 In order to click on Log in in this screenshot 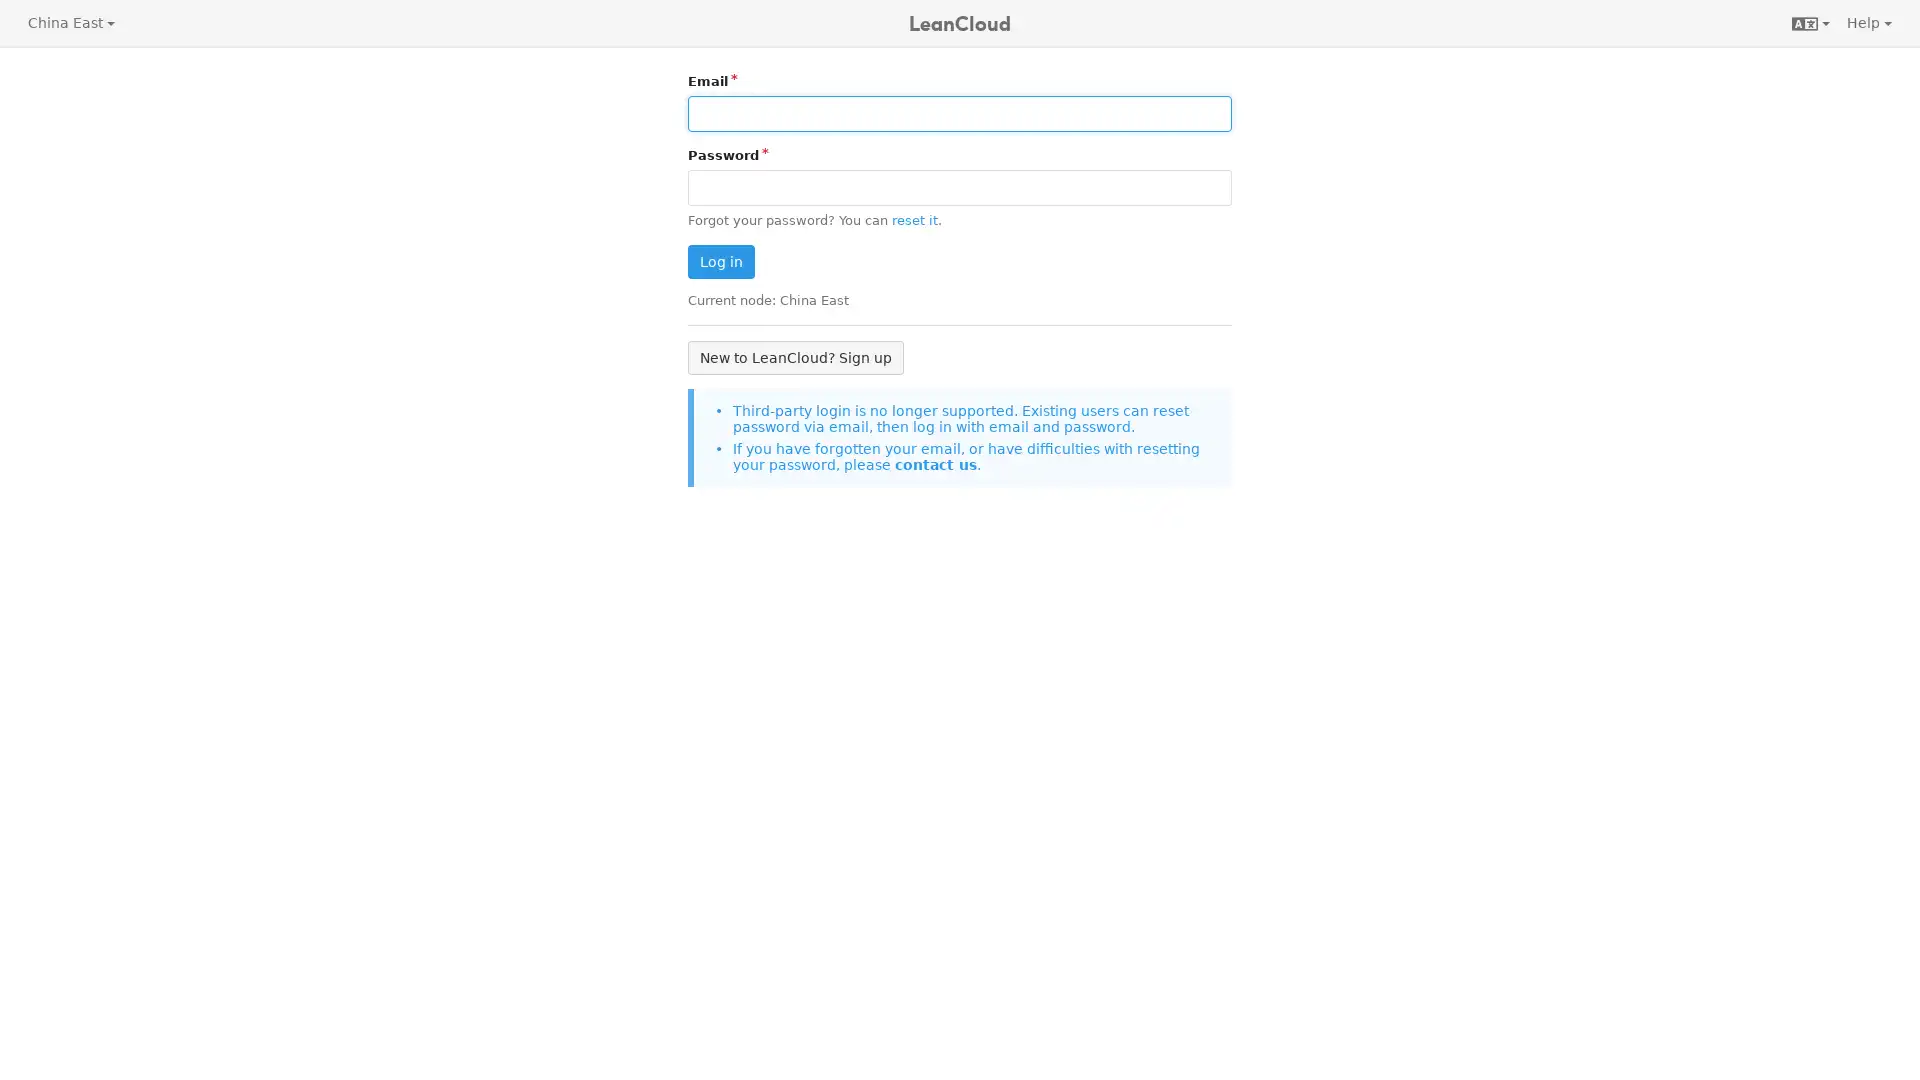, I will do `click(720, 261)`.